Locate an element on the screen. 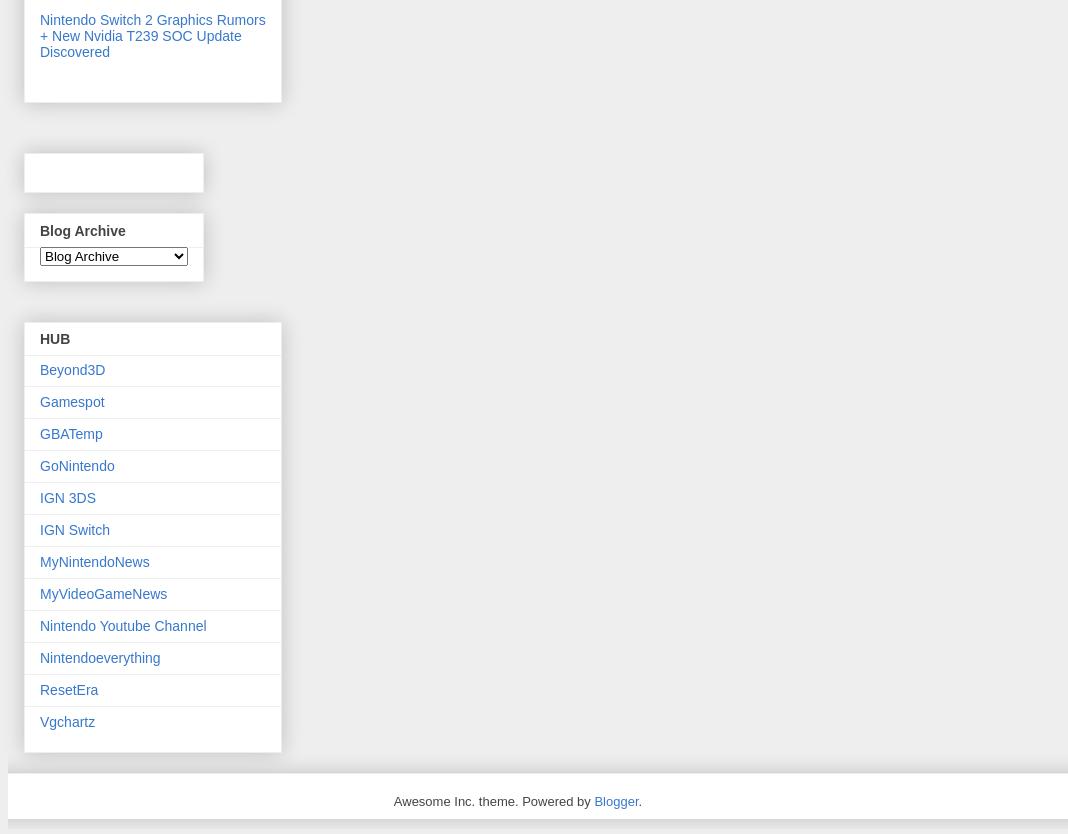 Image resolution: width=1068 pixels, height=834 pixels. 'Vgchartz' is located at coordinates (66, 720).